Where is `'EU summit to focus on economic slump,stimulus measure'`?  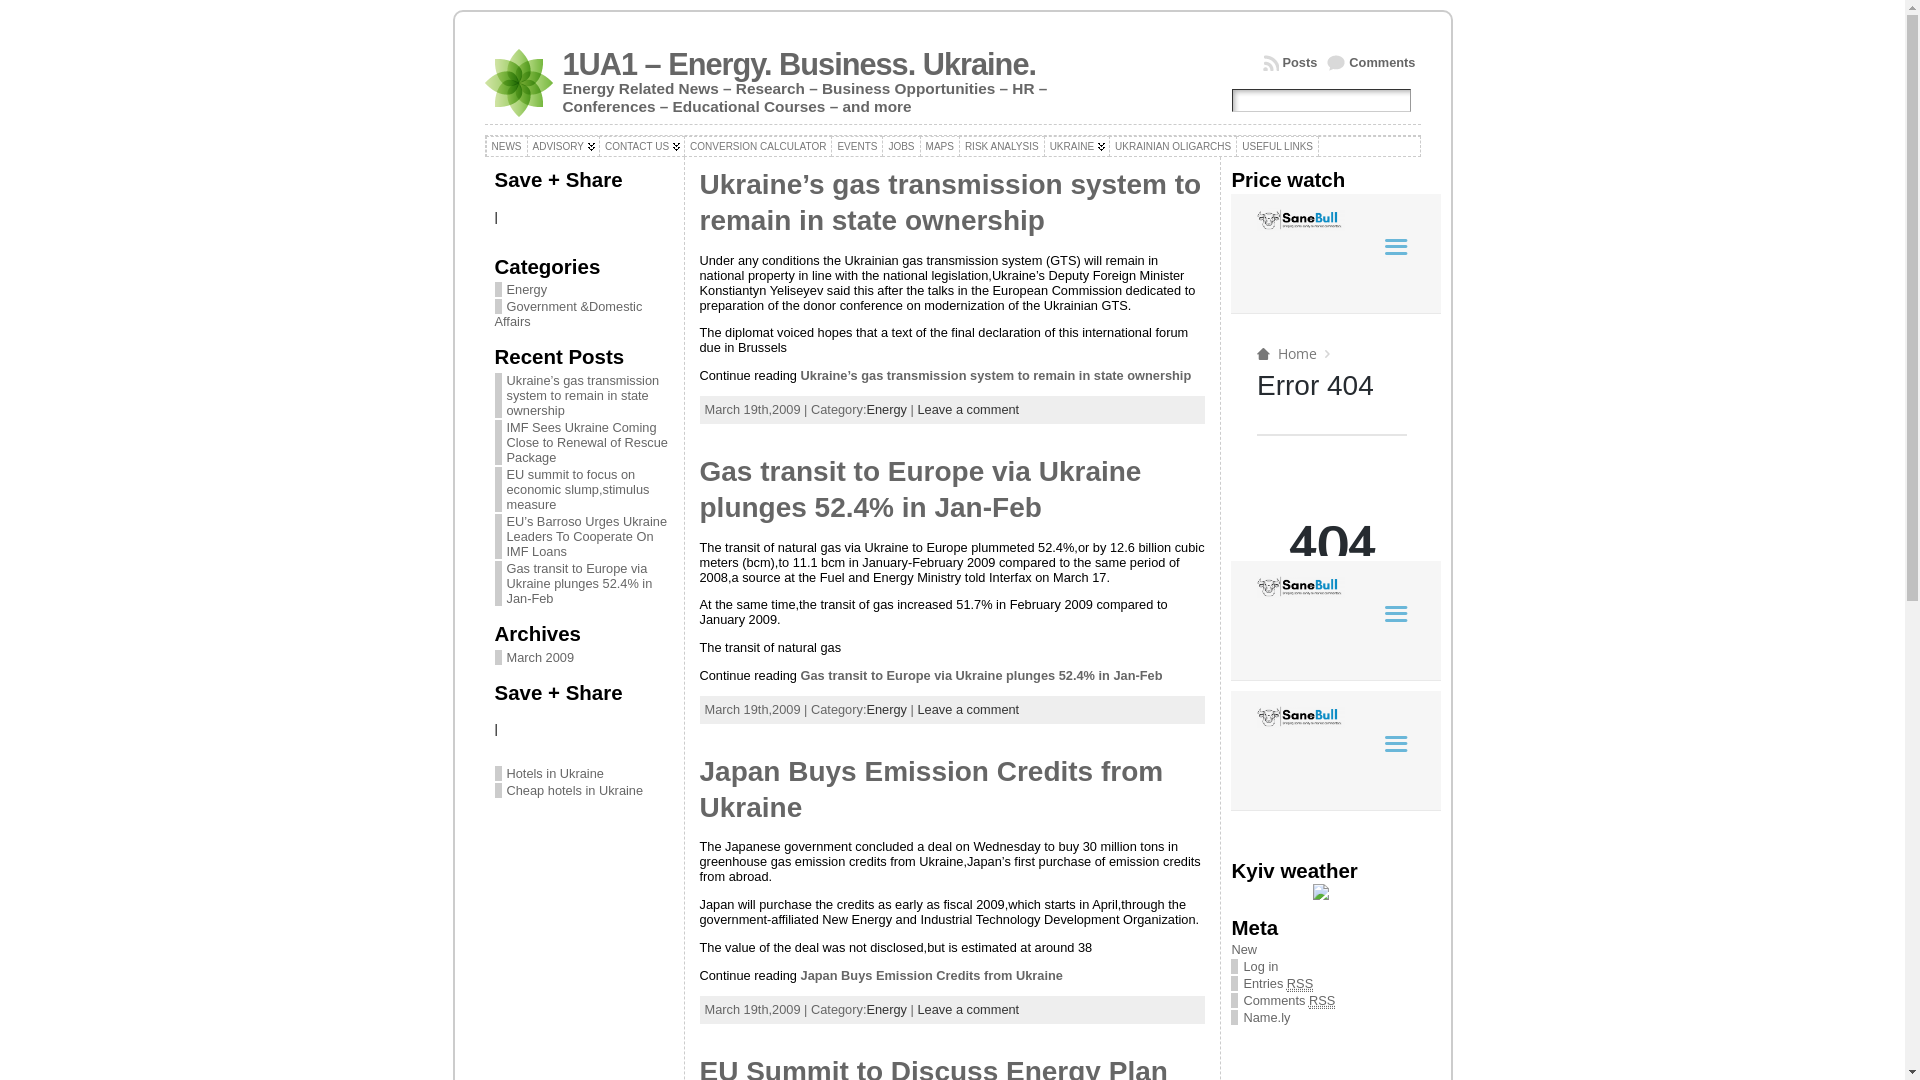
'EU summit to focus on economic slump,stimulus measure' is located at coordinates (576, 489).